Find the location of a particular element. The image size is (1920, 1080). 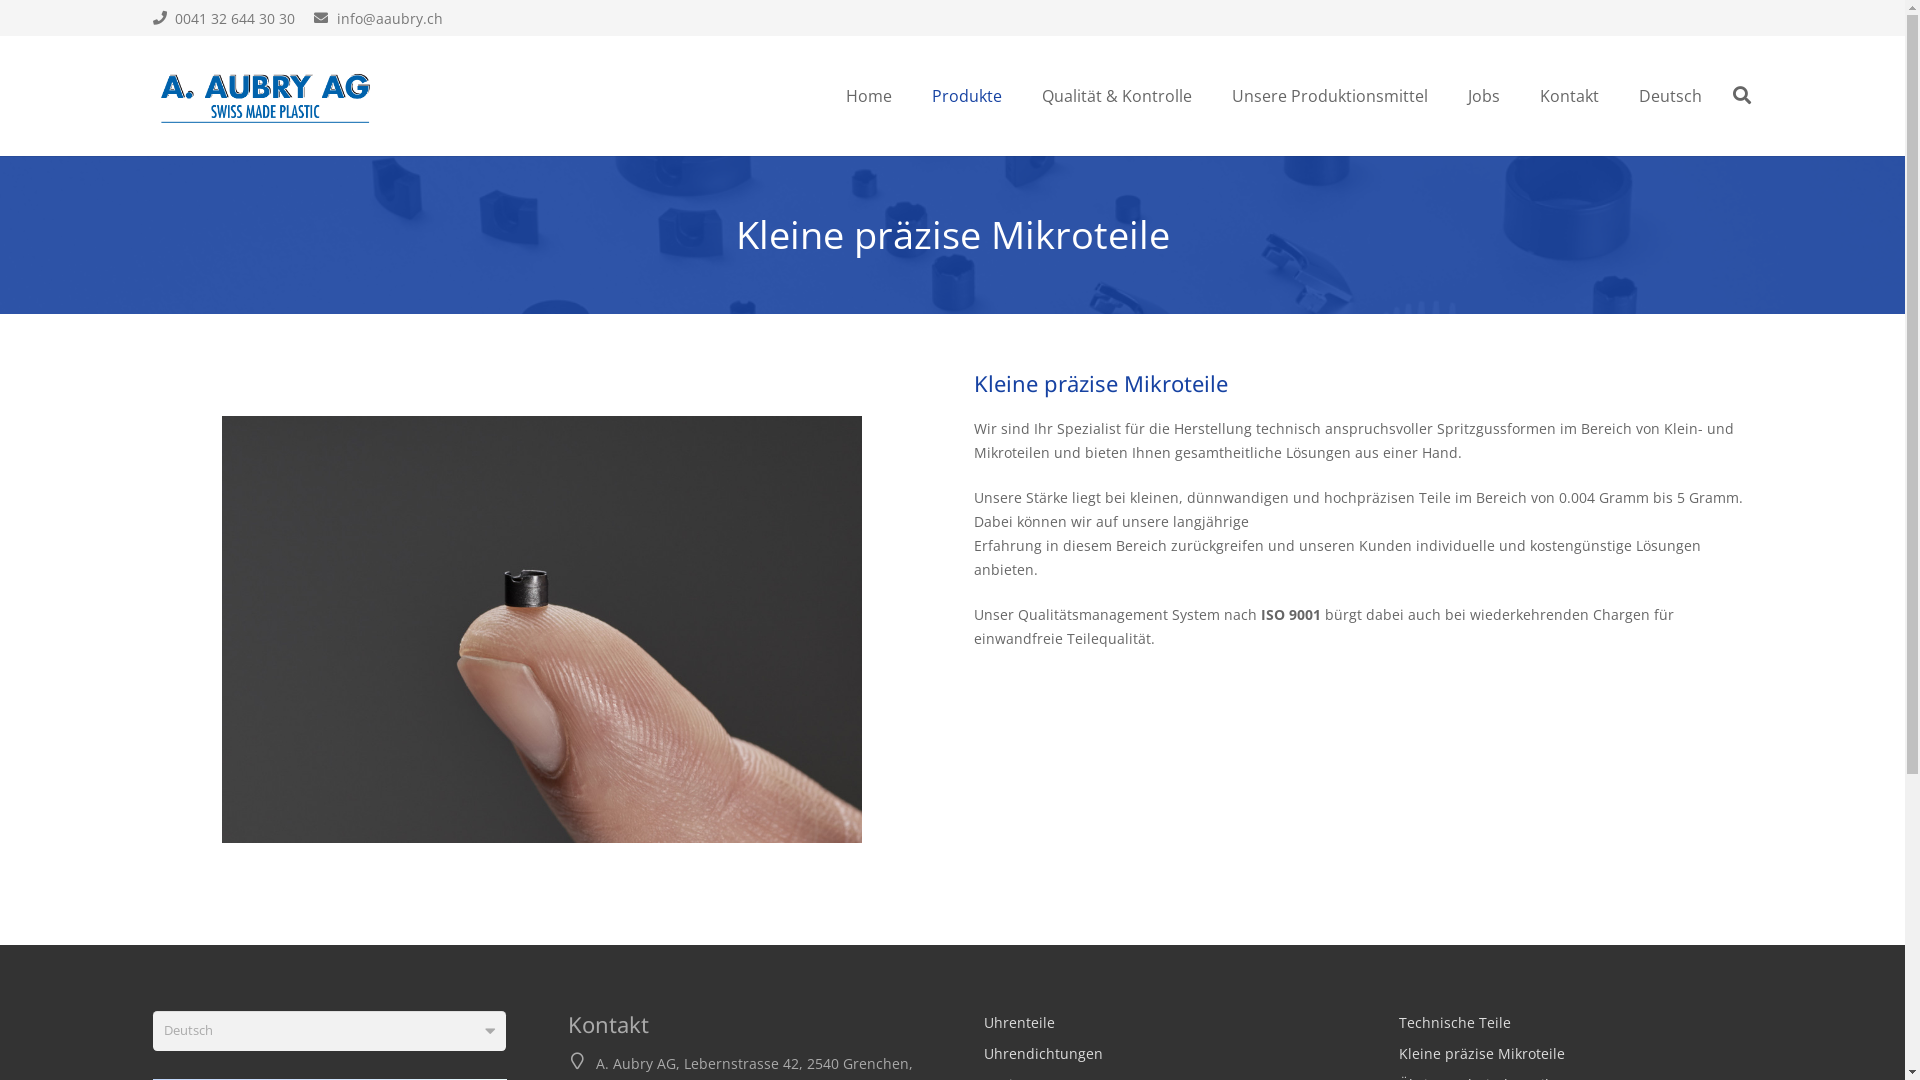

'Deutsch' is located at coordinates (1670, 96).